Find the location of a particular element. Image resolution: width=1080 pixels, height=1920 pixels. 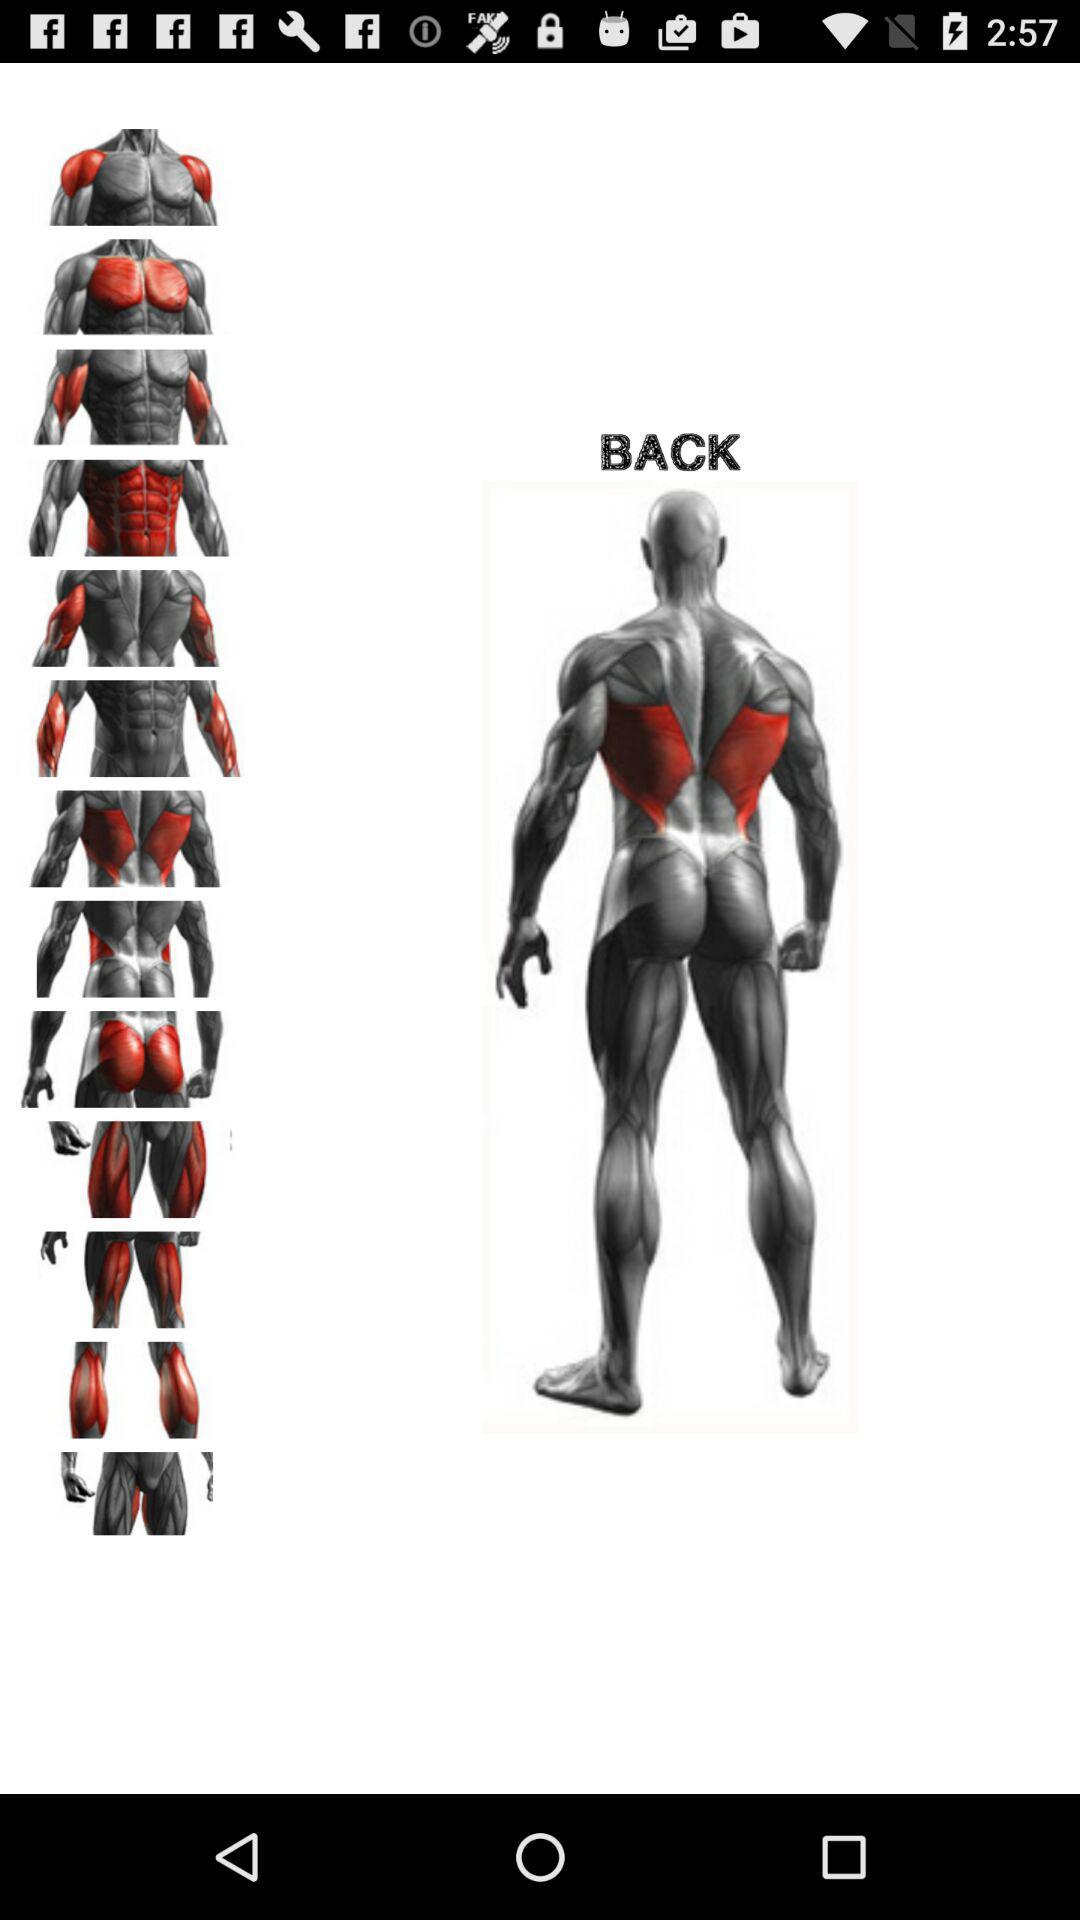

target biceps is located at coordinates (131, 391).